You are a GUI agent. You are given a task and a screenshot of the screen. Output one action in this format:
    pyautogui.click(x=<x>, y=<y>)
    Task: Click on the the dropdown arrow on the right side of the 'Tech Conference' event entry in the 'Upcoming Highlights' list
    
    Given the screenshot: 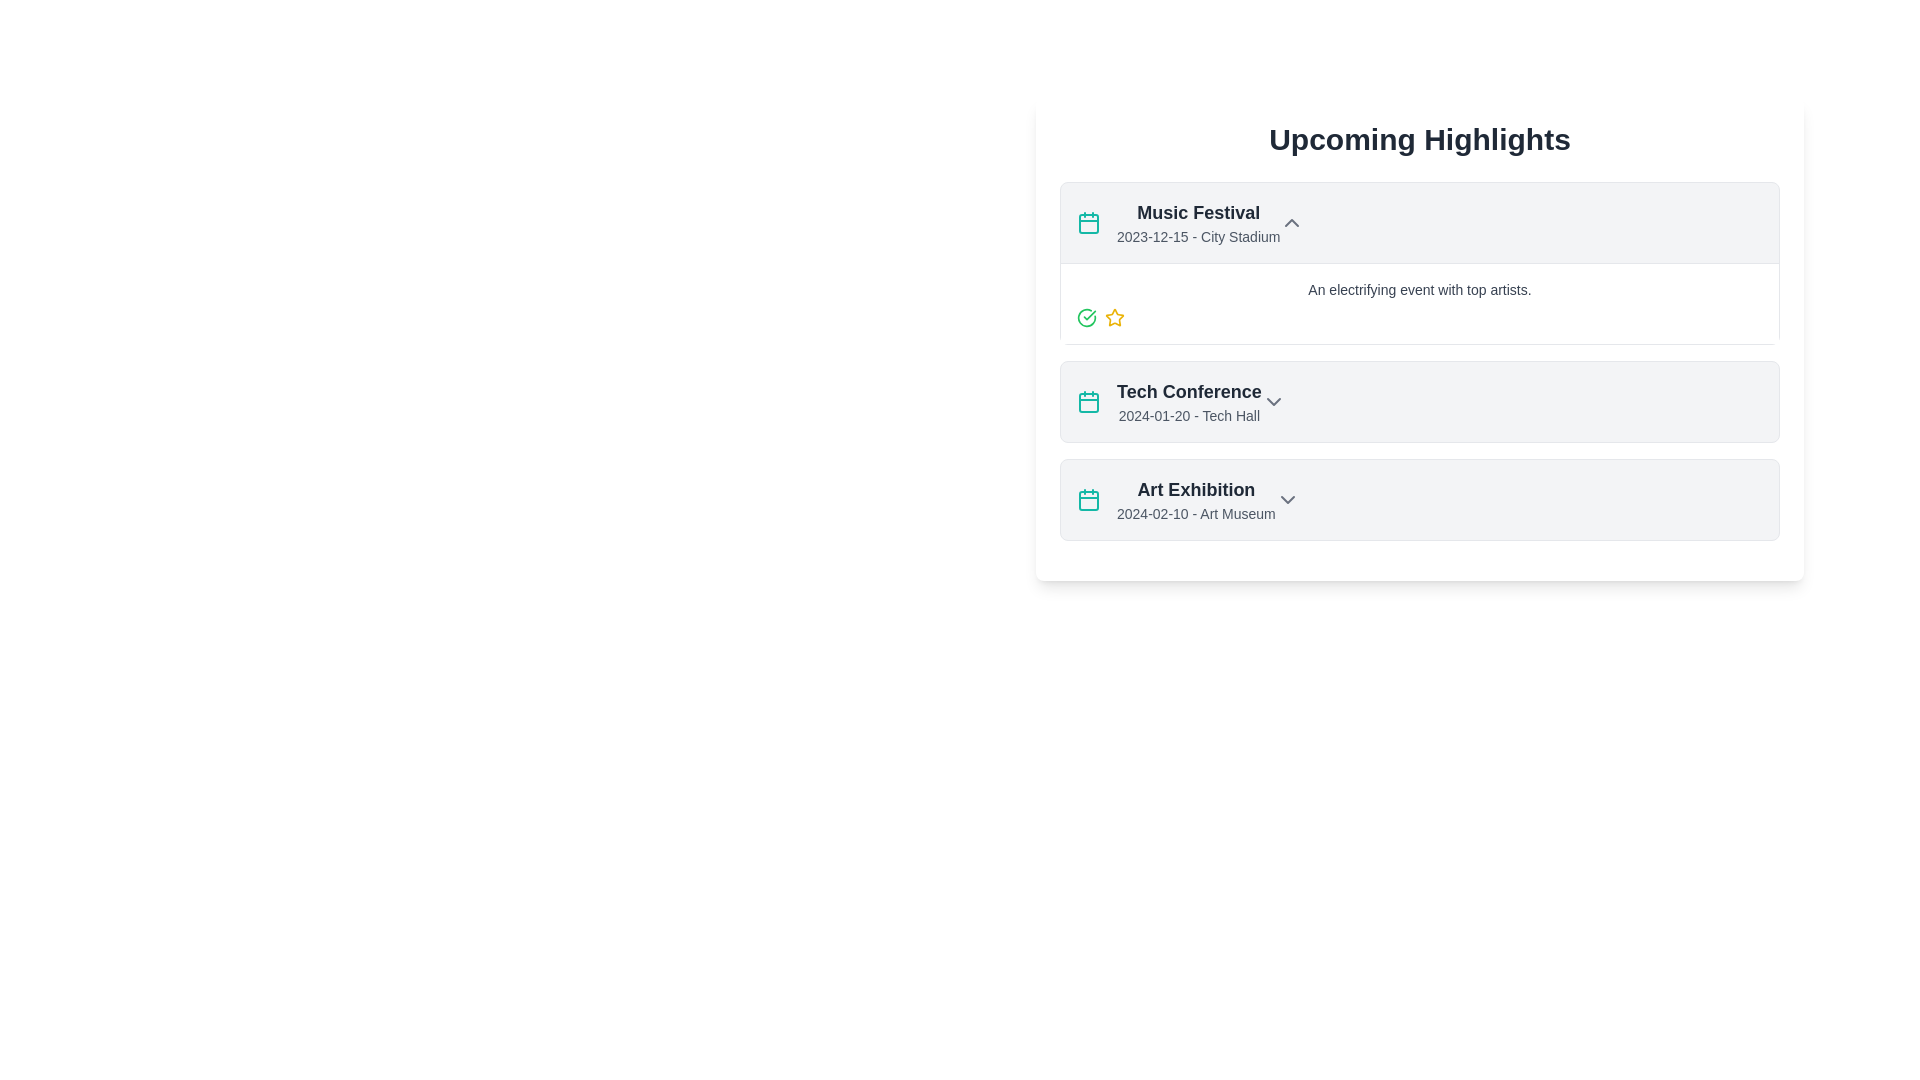 What is the action you would take?
    pyautogui.click(x=1419, y=401)
    